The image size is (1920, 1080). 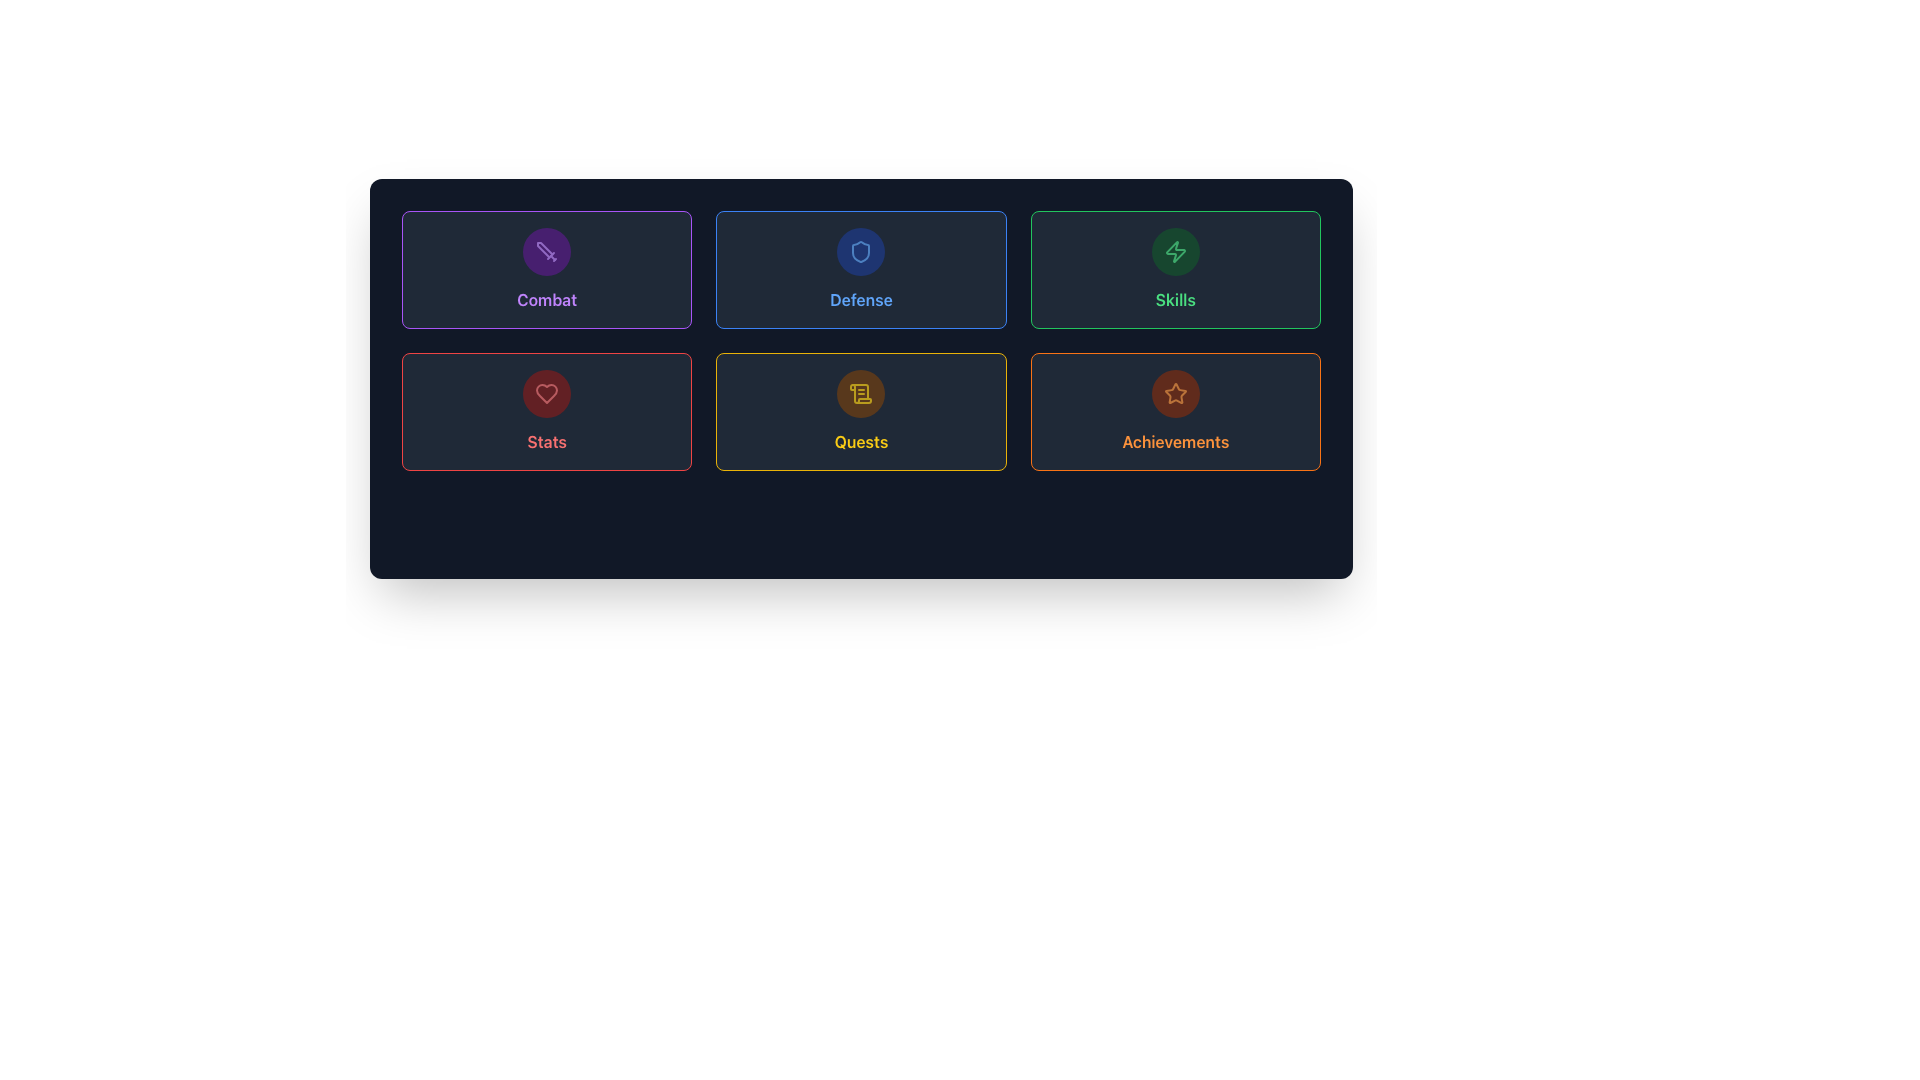 What do you see at coordinates (1175, 250) in the screenshot?
I see `the circular icon with a green background and a lightning bolt graphic, located within the 'Skills' panel in the top-right corner of the grid layout` at bounding box center [1175, 250].